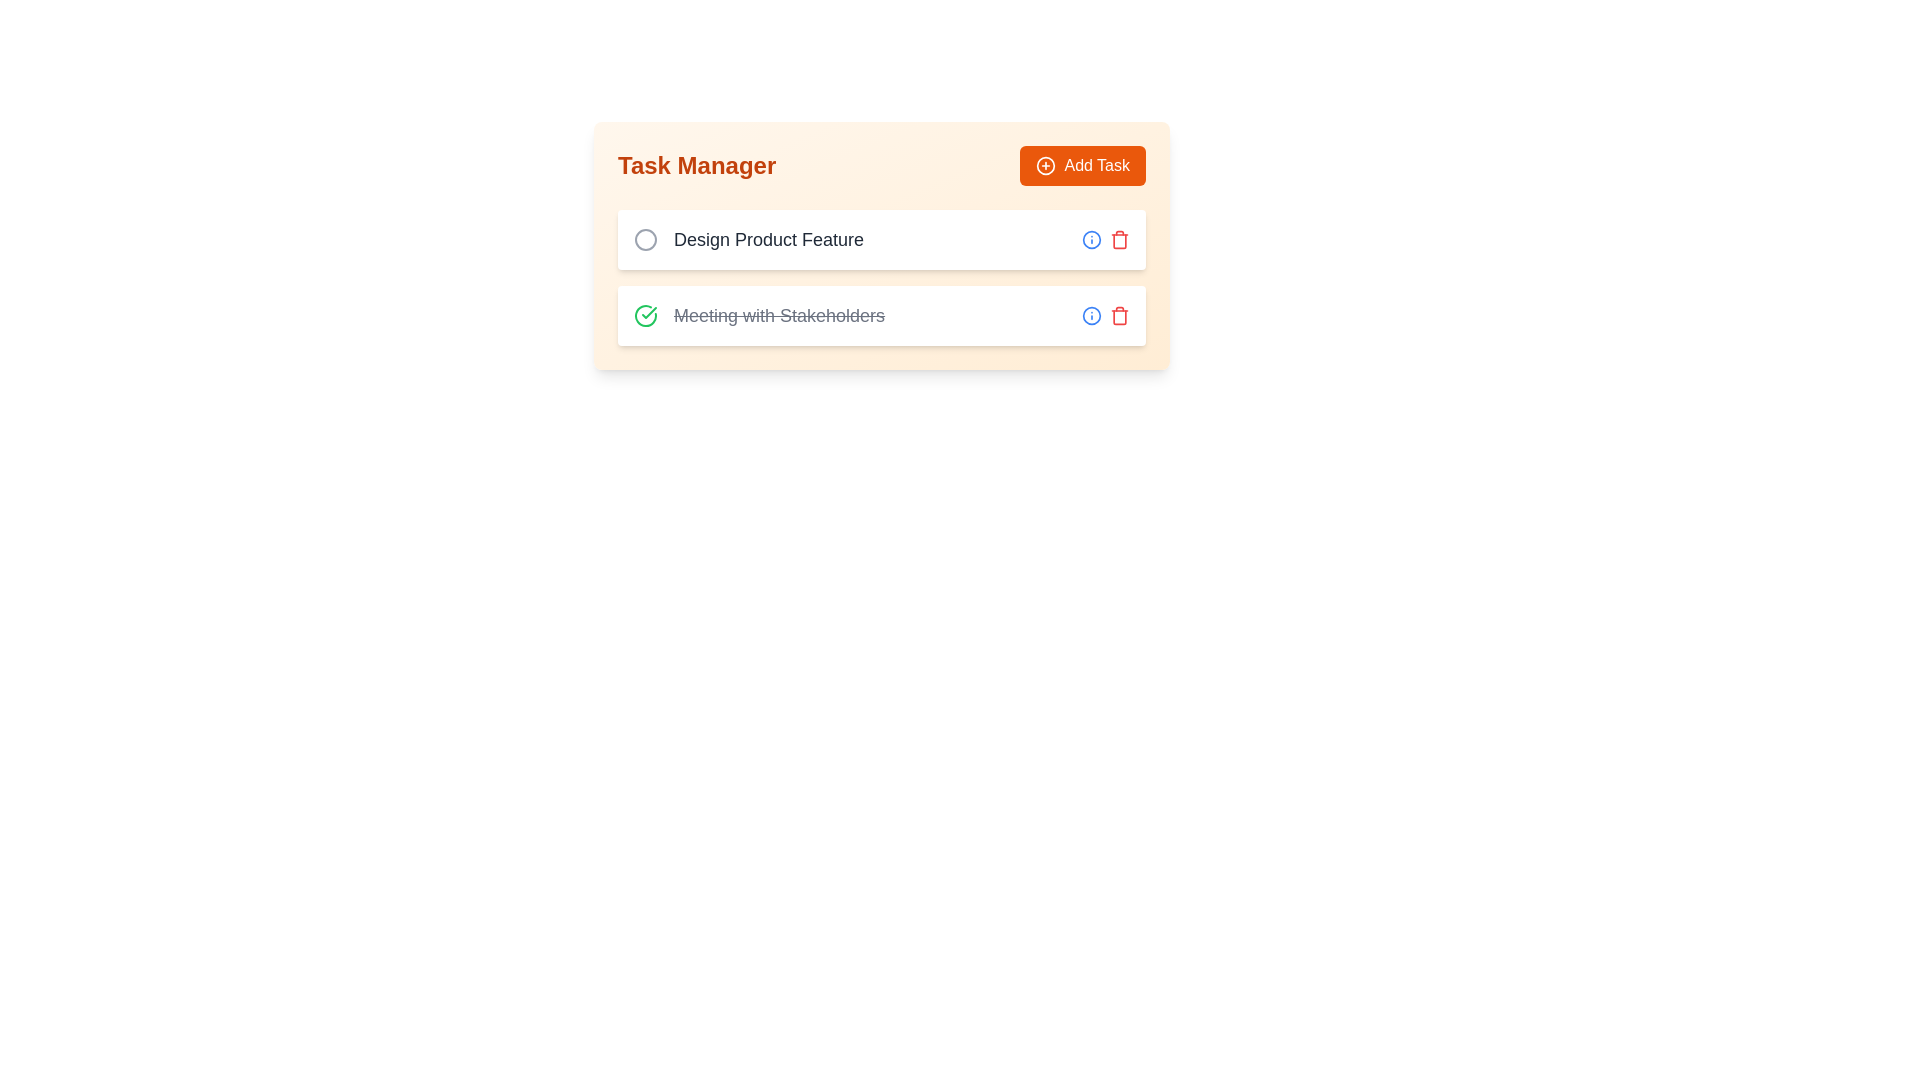 This screenshot has width=1920, height=1080. Describe the element at coordinates (1104, 315) in the screenshot. I see `the red trash can icon within the grouped unit of task-related actions` at that location.